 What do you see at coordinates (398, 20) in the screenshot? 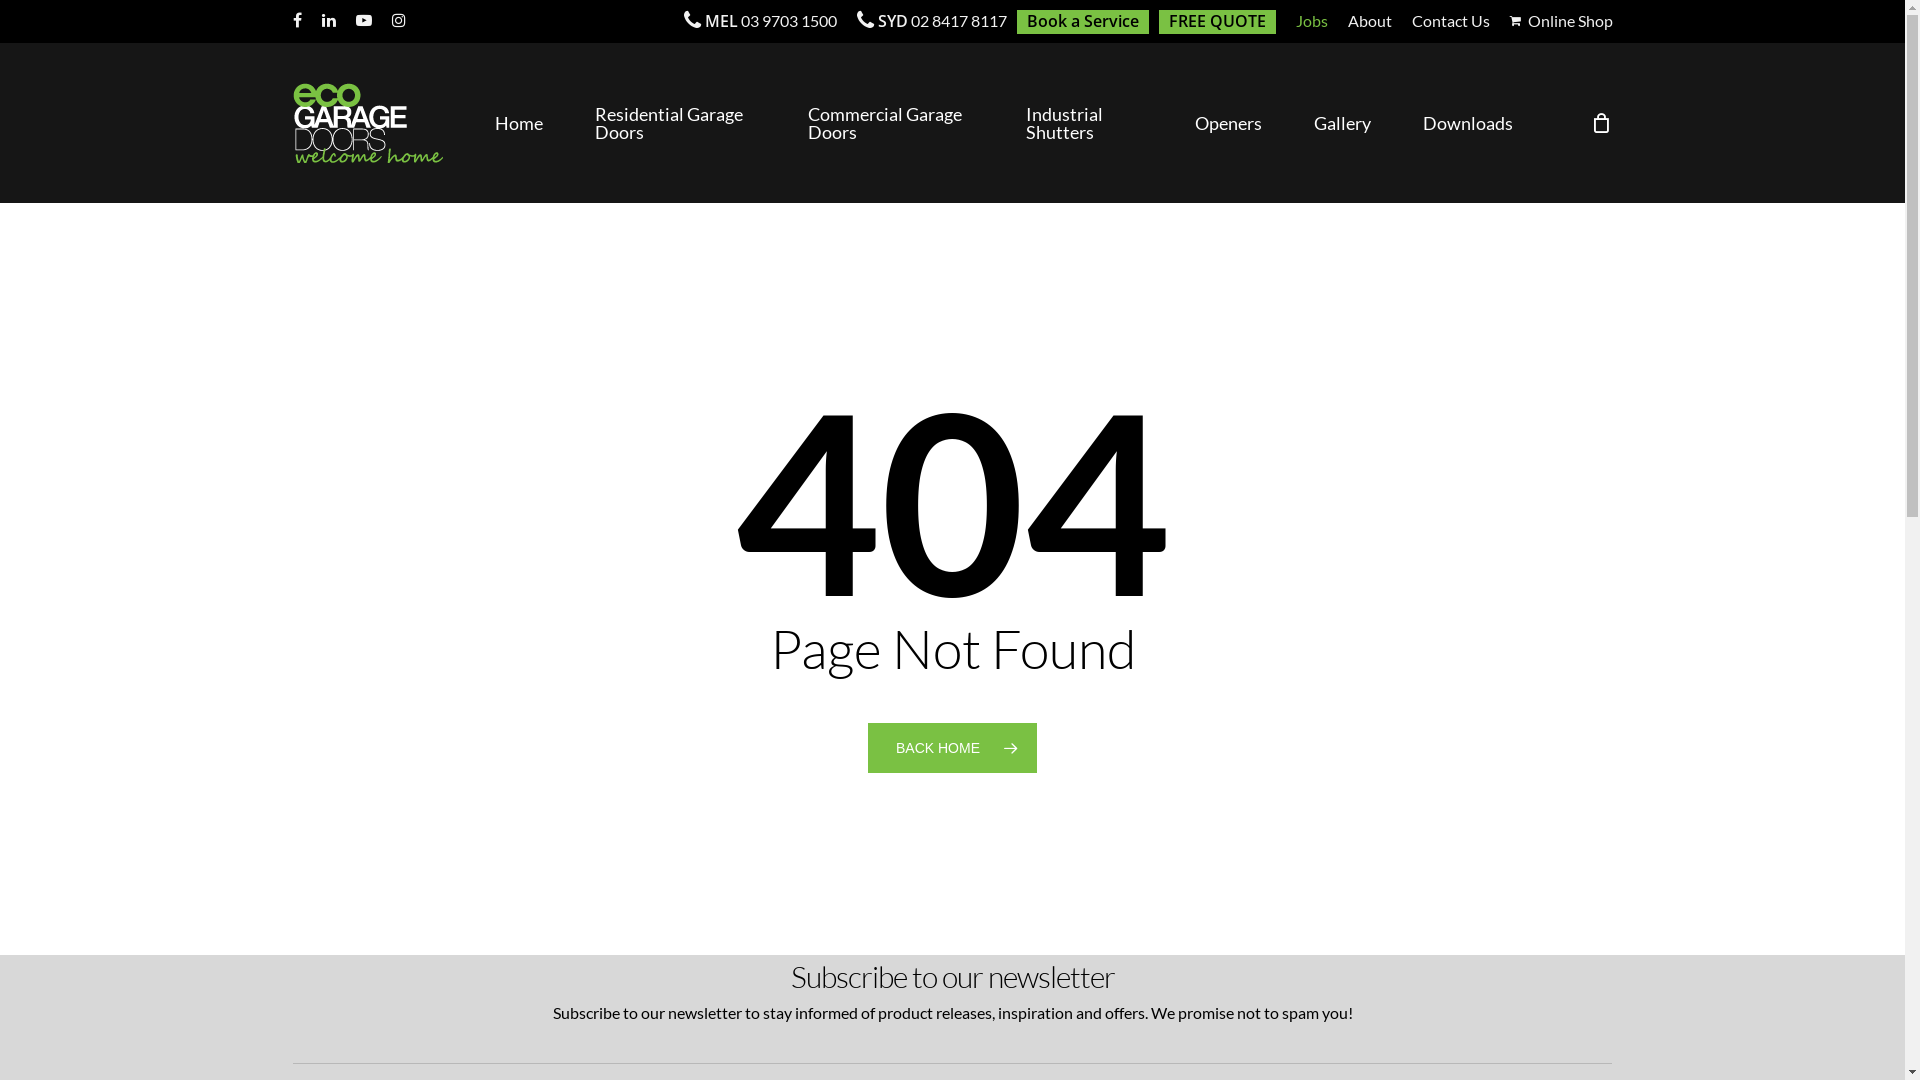
I see `'instagram'` at bounding box center [398, 20].